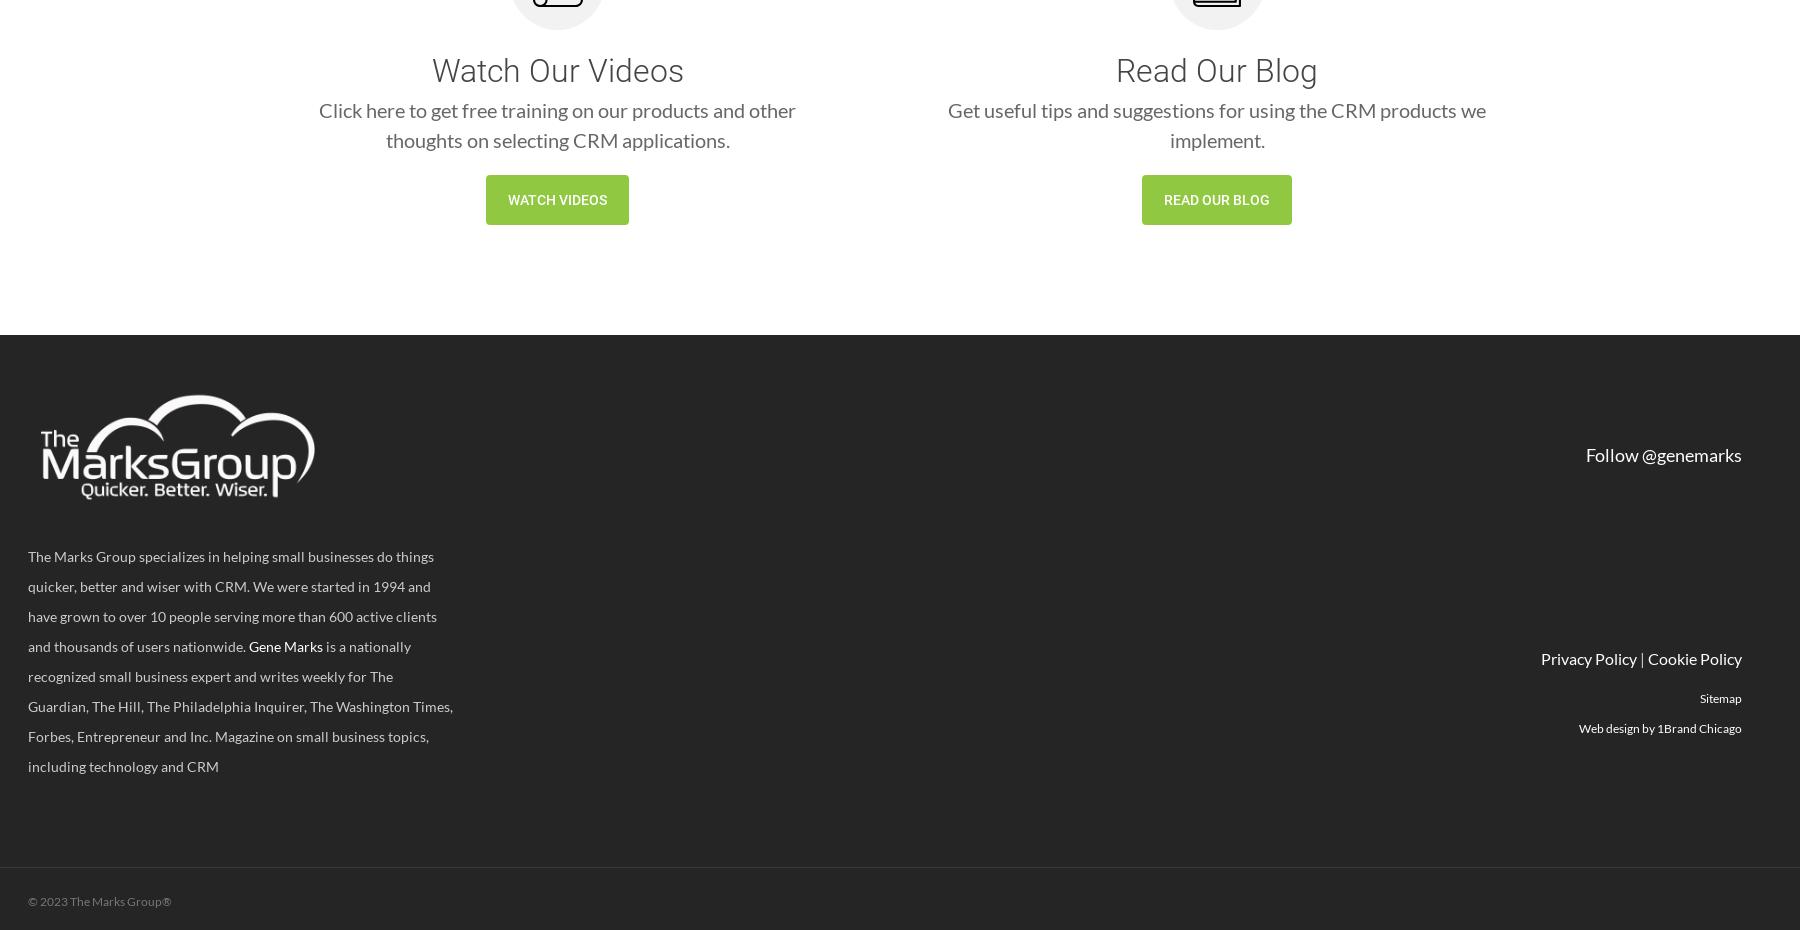 Image resolution: width=1800 pixels, height=930 pixels. I want to click on 'Click here to get free training on our products and other thoughts on selecting CRM applications.', so click(556, 123).